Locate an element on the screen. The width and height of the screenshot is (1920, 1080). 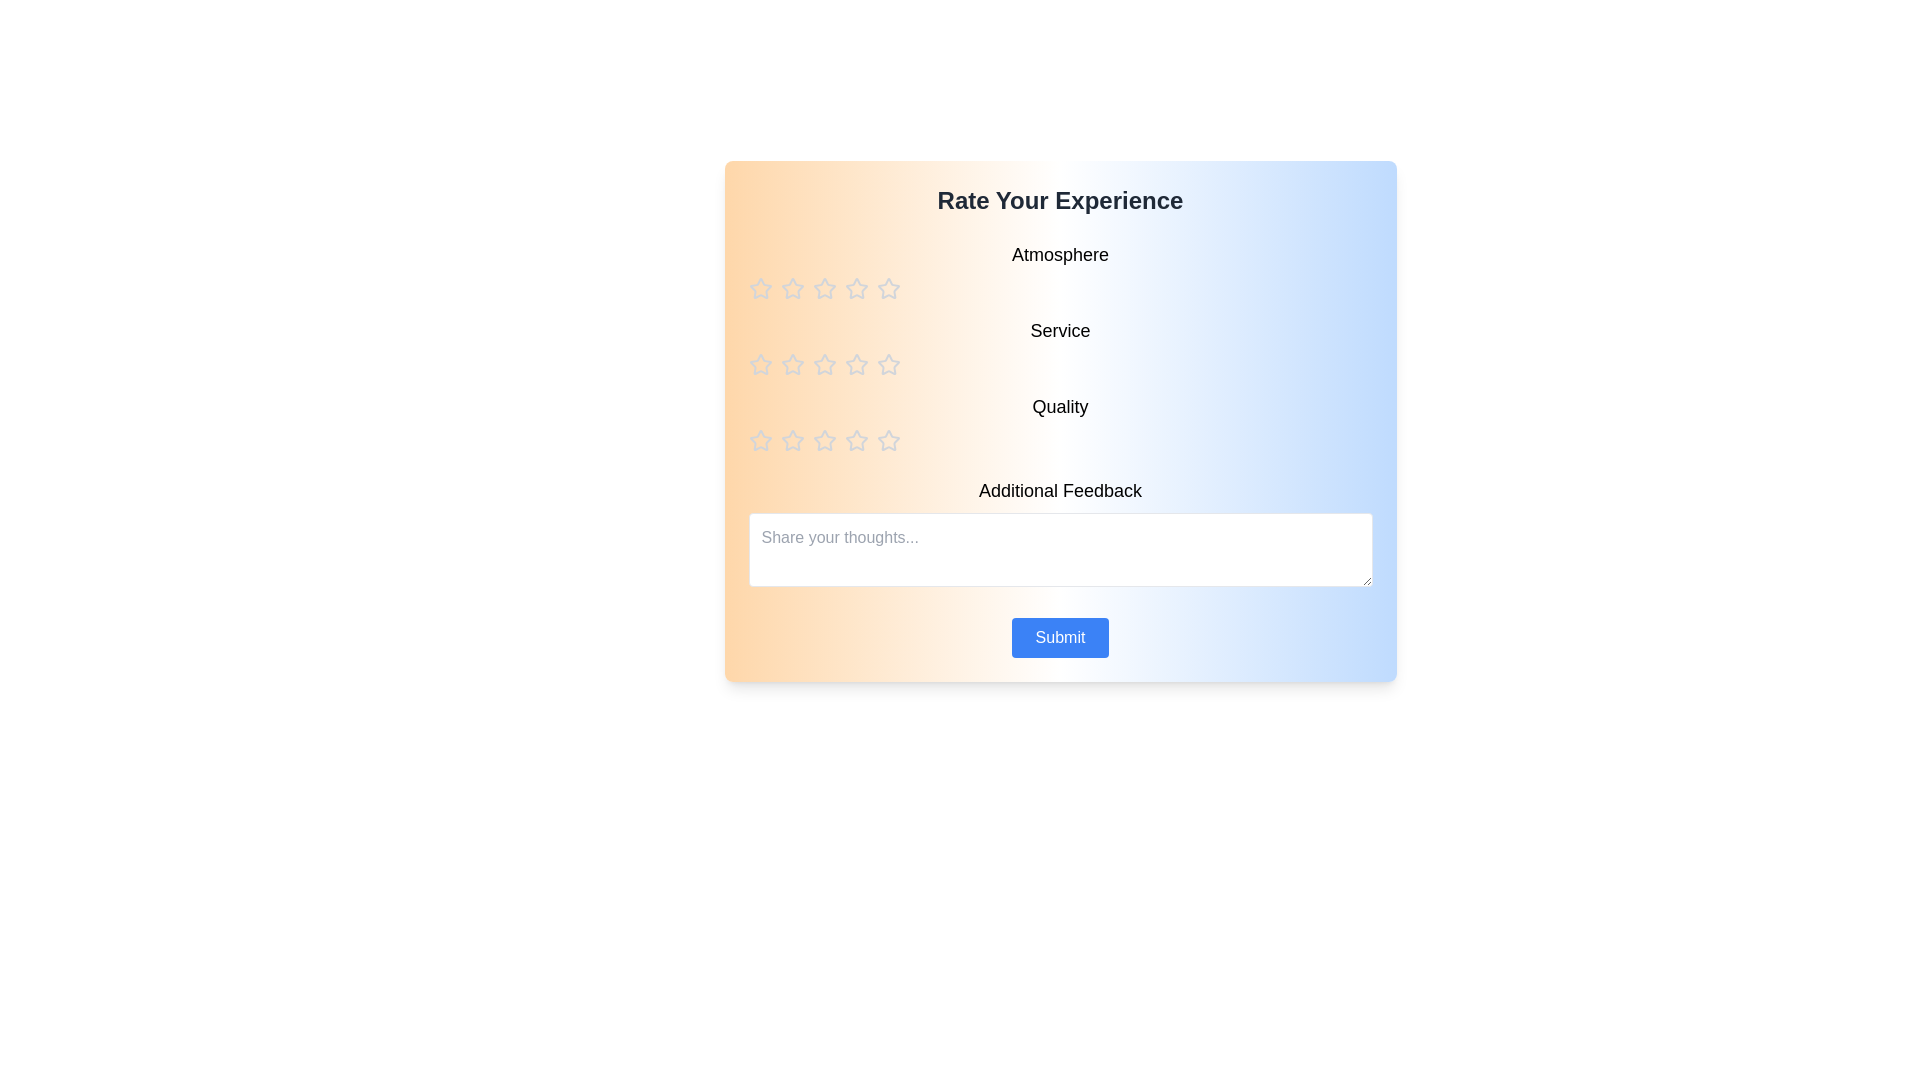
the star corresponding to the rating 3 for the category service is located at coordinates (824, 365).